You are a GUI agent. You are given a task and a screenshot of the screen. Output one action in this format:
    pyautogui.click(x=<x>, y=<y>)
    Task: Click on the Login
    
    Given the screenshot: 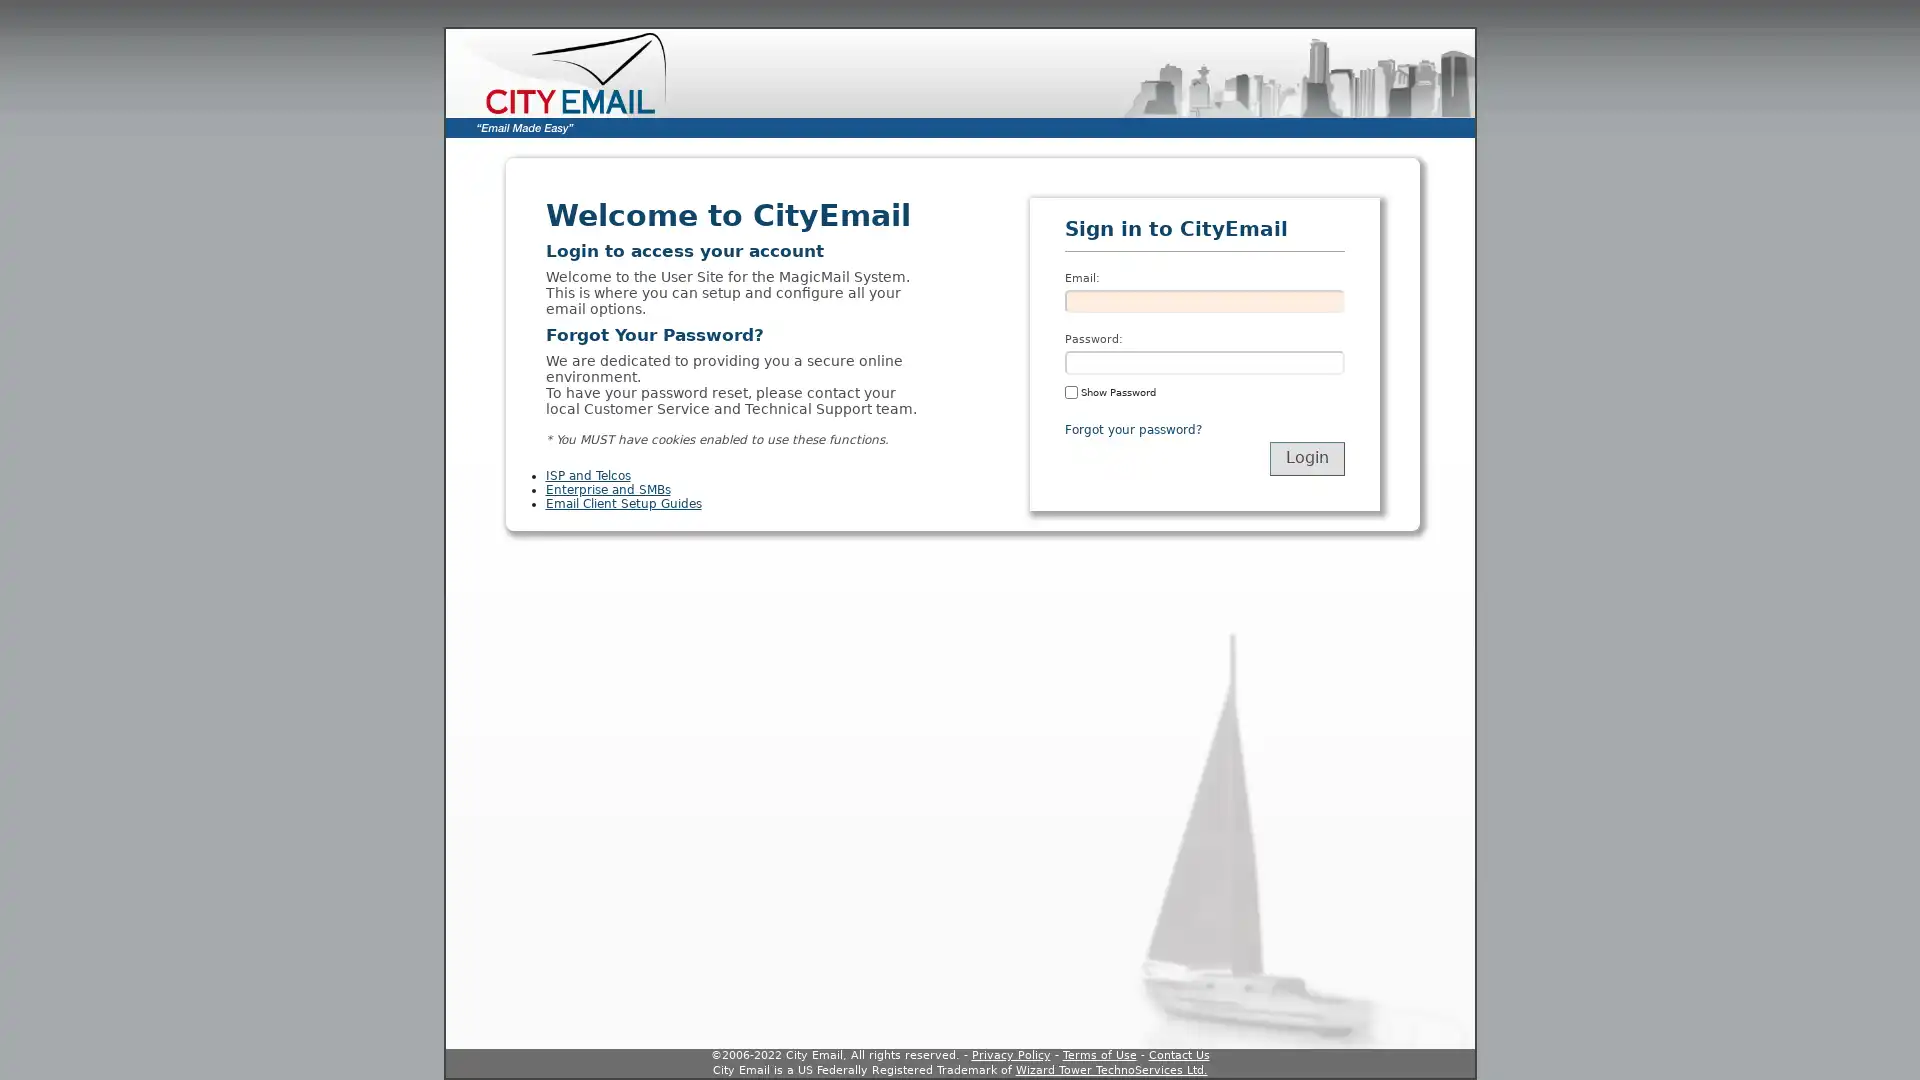 What is the action you would take?
    pyautogui.click(x=1306, y=458)
    